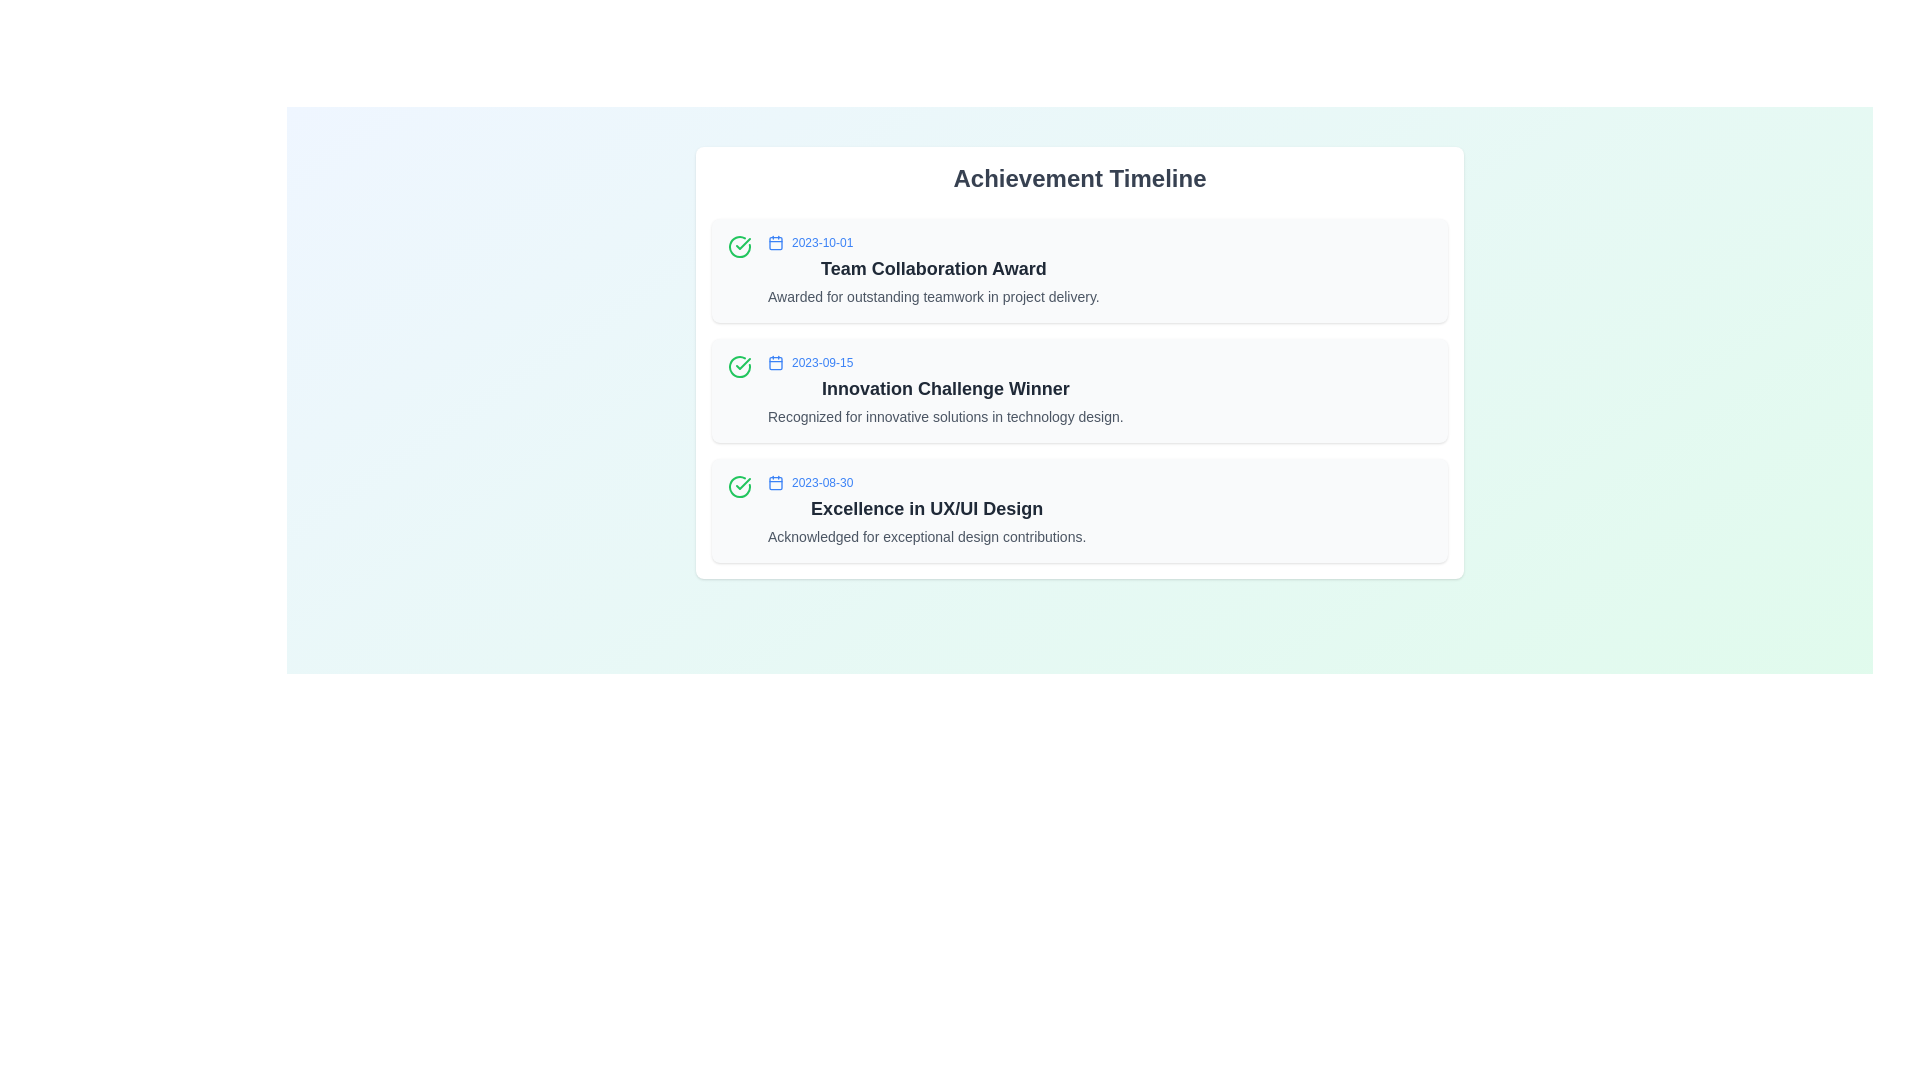 This screenshot has height=1080, width=1920. I want to click on the green check mark icon located at the top-left corner of the 'Innovation Challenge Winner' card, which is styled with a green color and positioned to the left of the date, so click(738, 366).